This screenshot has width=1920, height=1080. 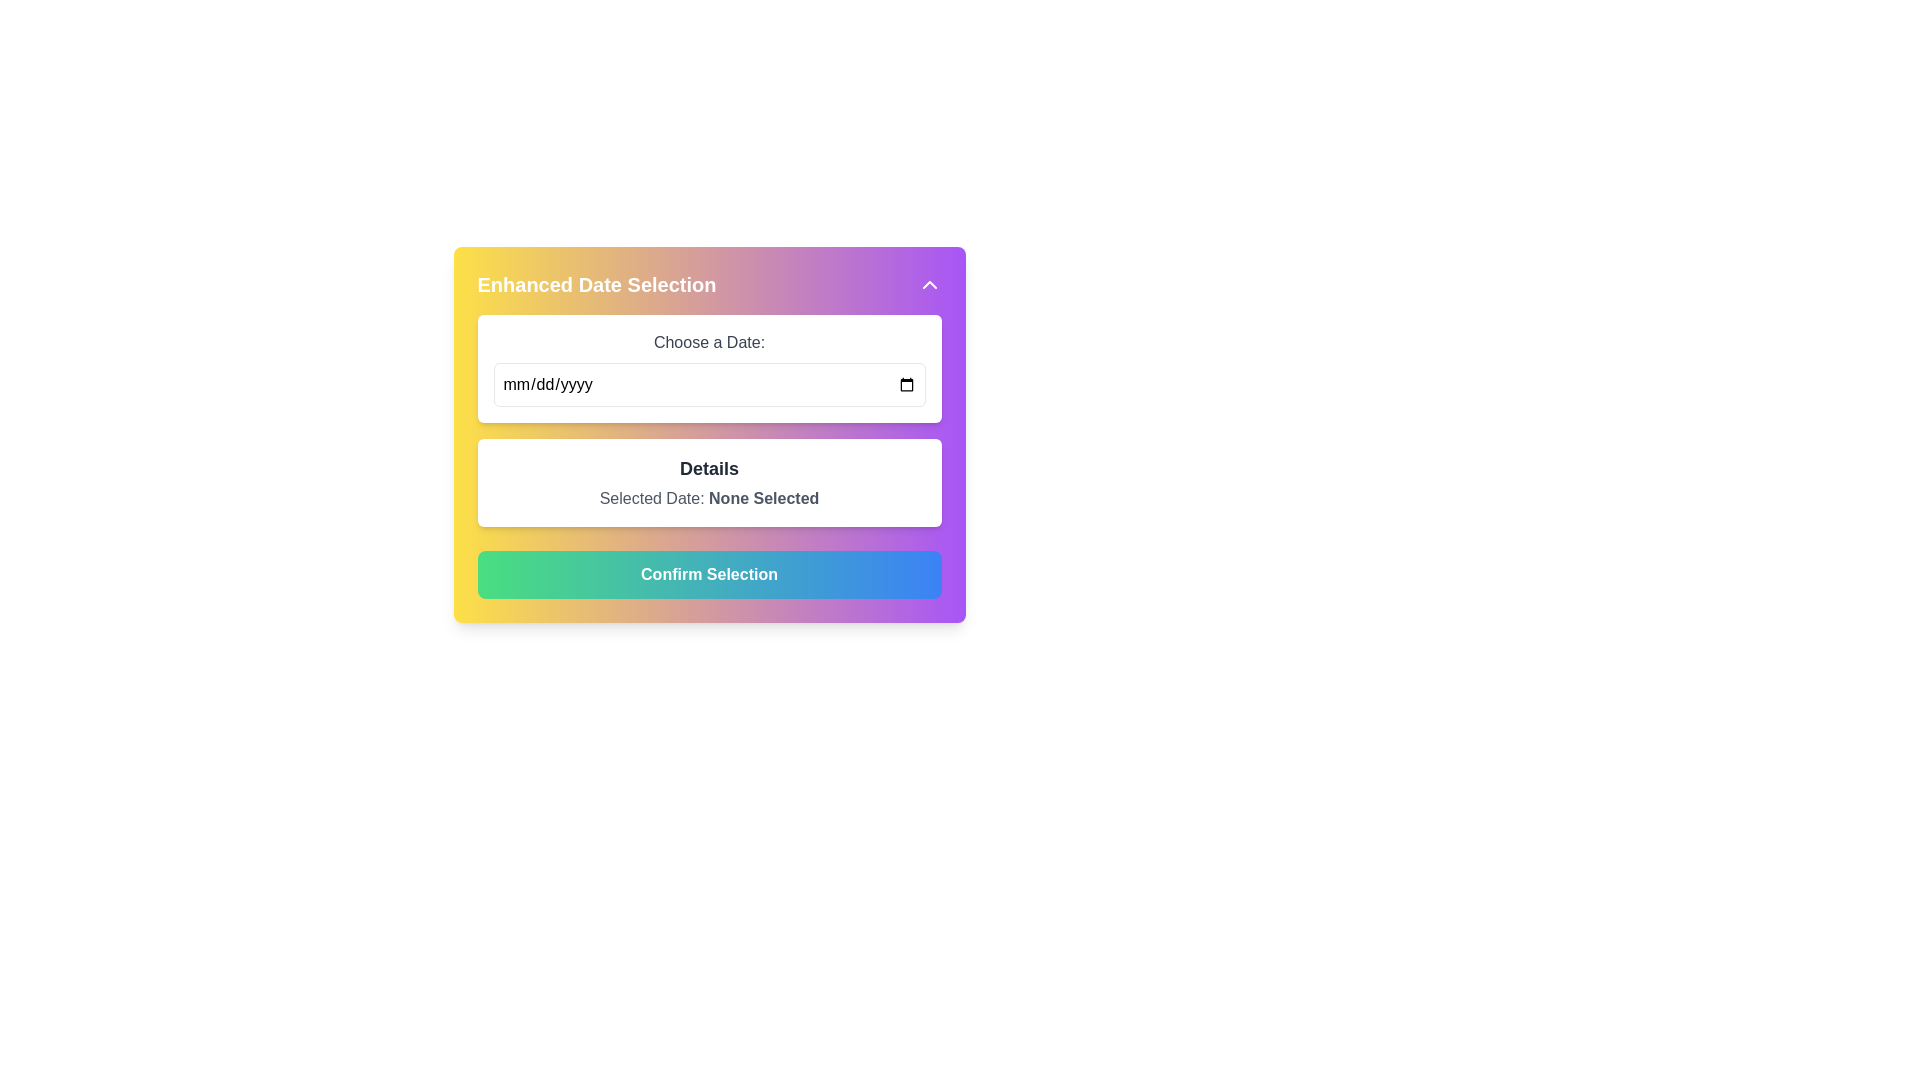 I want to click on the upward-pointing chevron icon on the purple background located at the top-right corner of the 'Enhanced Date Selection' card, so click(x=928, y=285).